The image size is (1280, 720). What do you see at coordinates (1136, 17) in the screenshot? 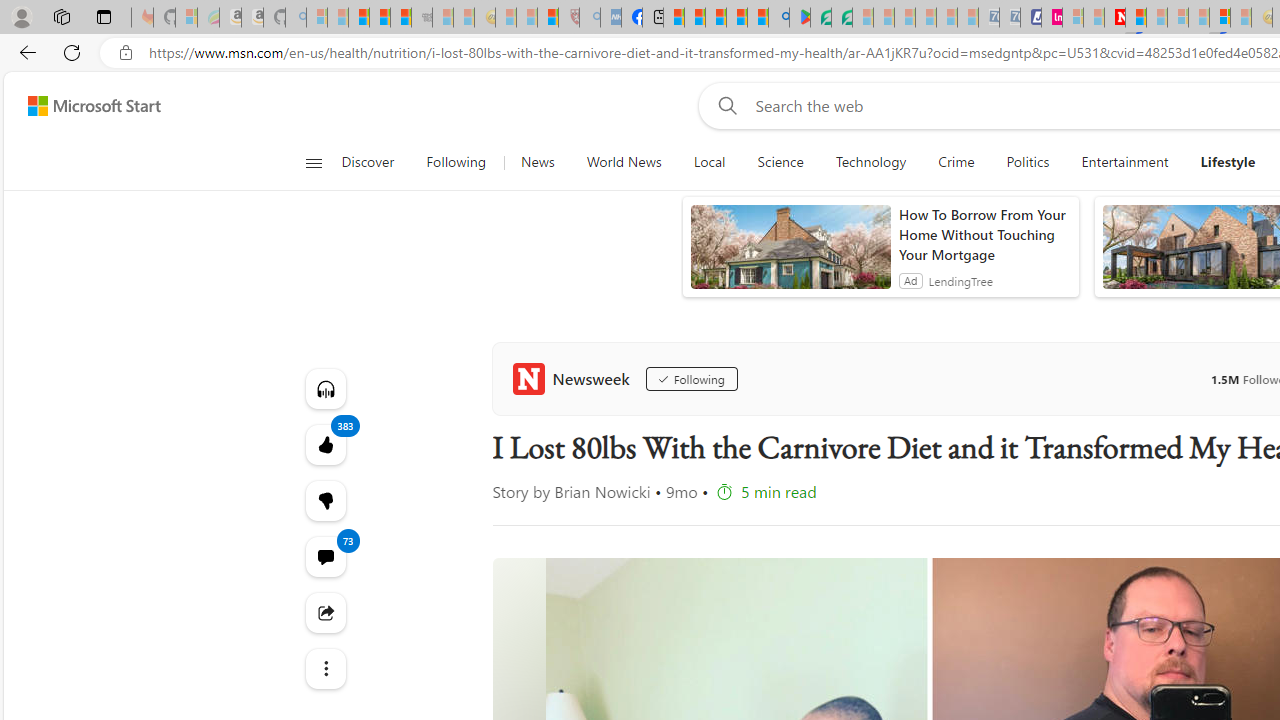
I see `'Trusted Community Engagement and Contributions | Guidelines'` at bounding box center [1136, 17].